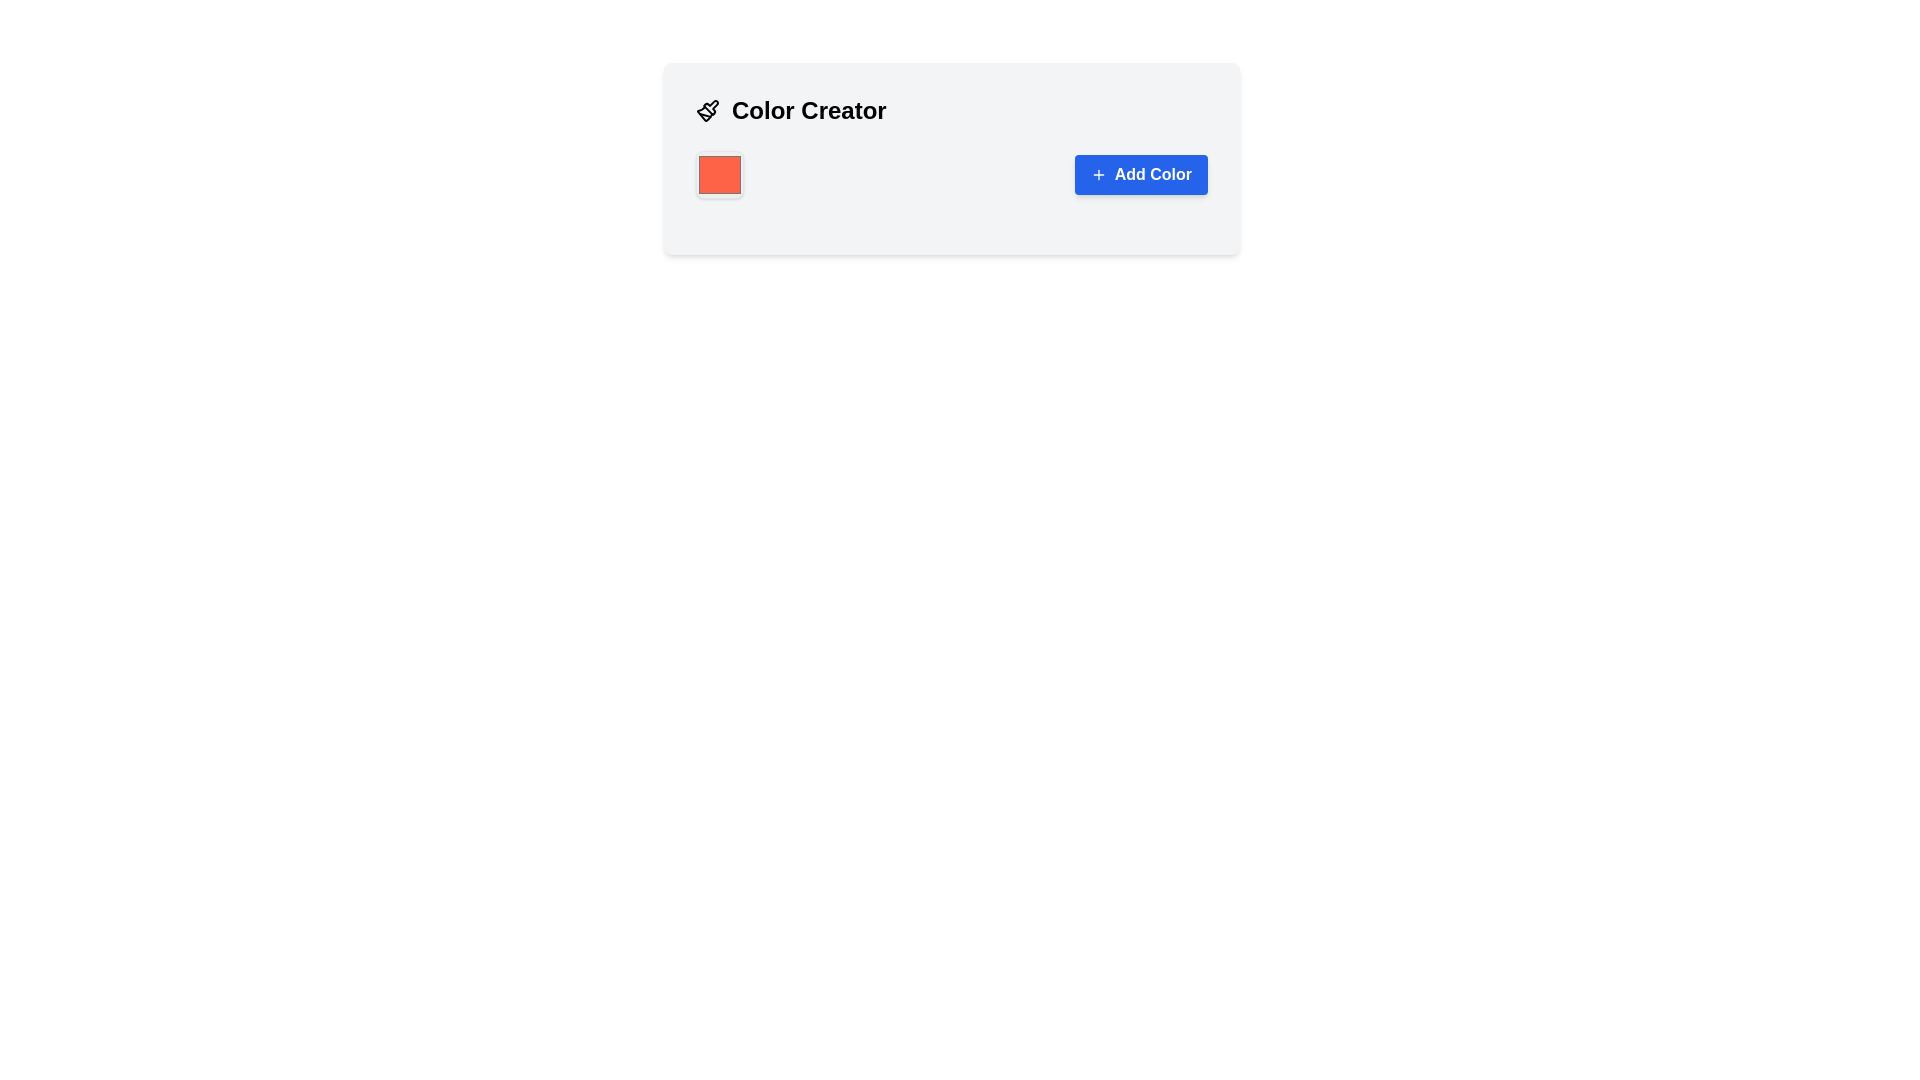 Image resolution: width=1920 pixels, height=1080 pixels. Describe the element at coordinates (708, 111) in the screenshot. I see `the paintbrush icon located to the left of the 'Color Creator' text` at that location.